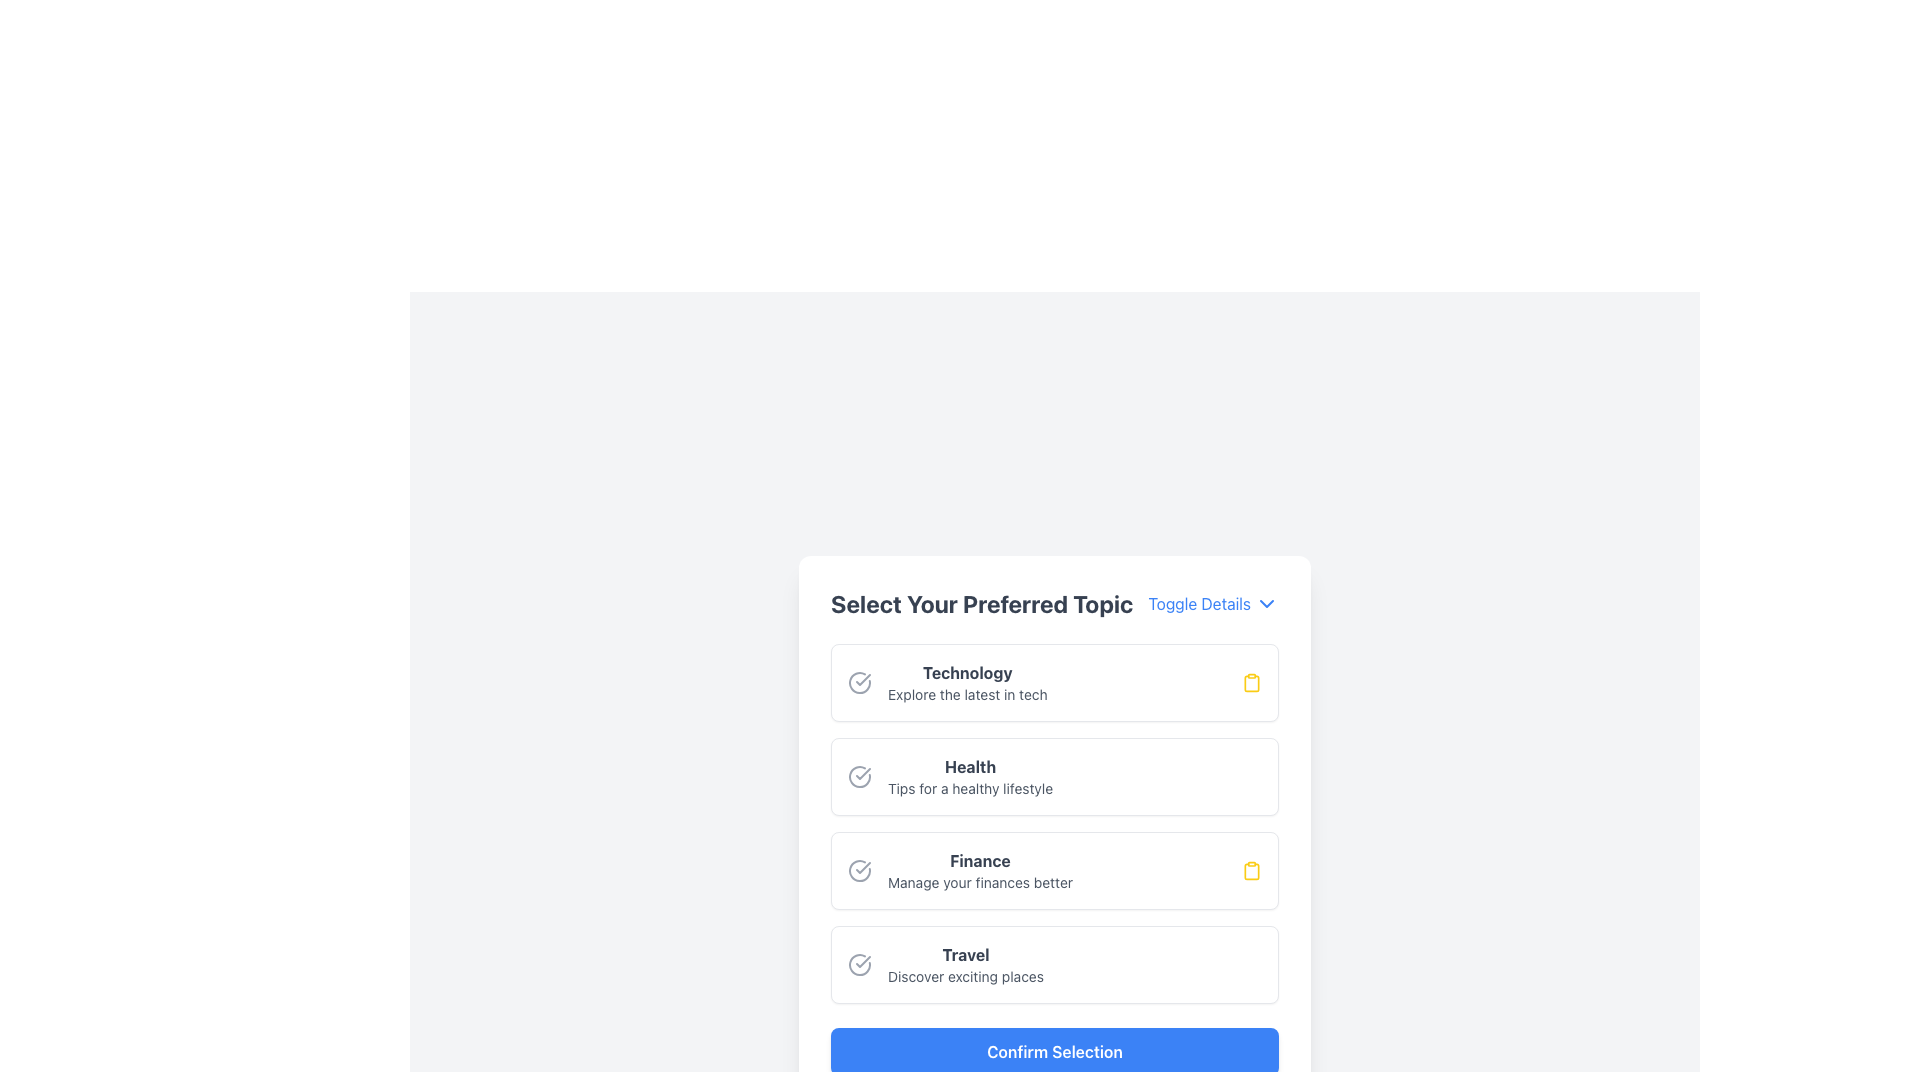 Image resolution: width=1920 pixels, height=1080 pixels. I want to click on the clipboard-style icon adjacent to the 'Technology' text to interact with the related topic, so click(1251, 681).